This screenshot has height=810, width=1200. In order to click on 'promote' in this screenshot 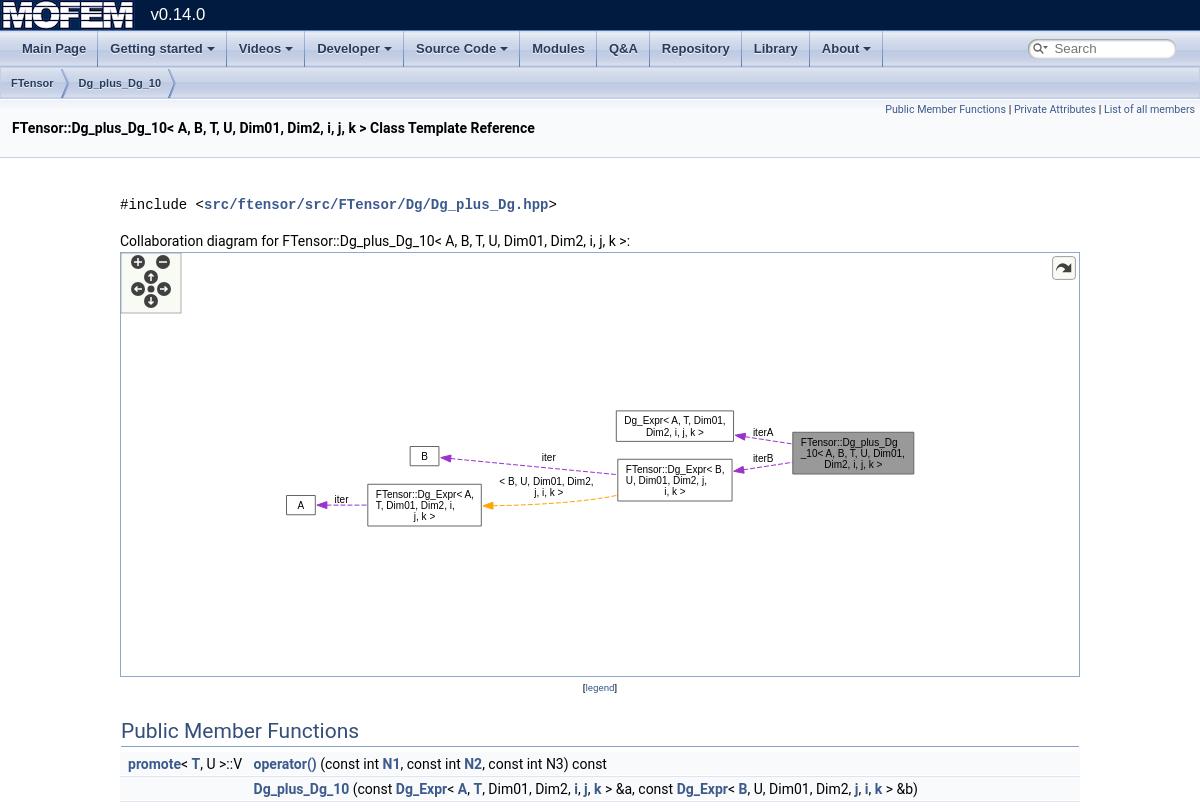, I will do `click(153, 762)`.